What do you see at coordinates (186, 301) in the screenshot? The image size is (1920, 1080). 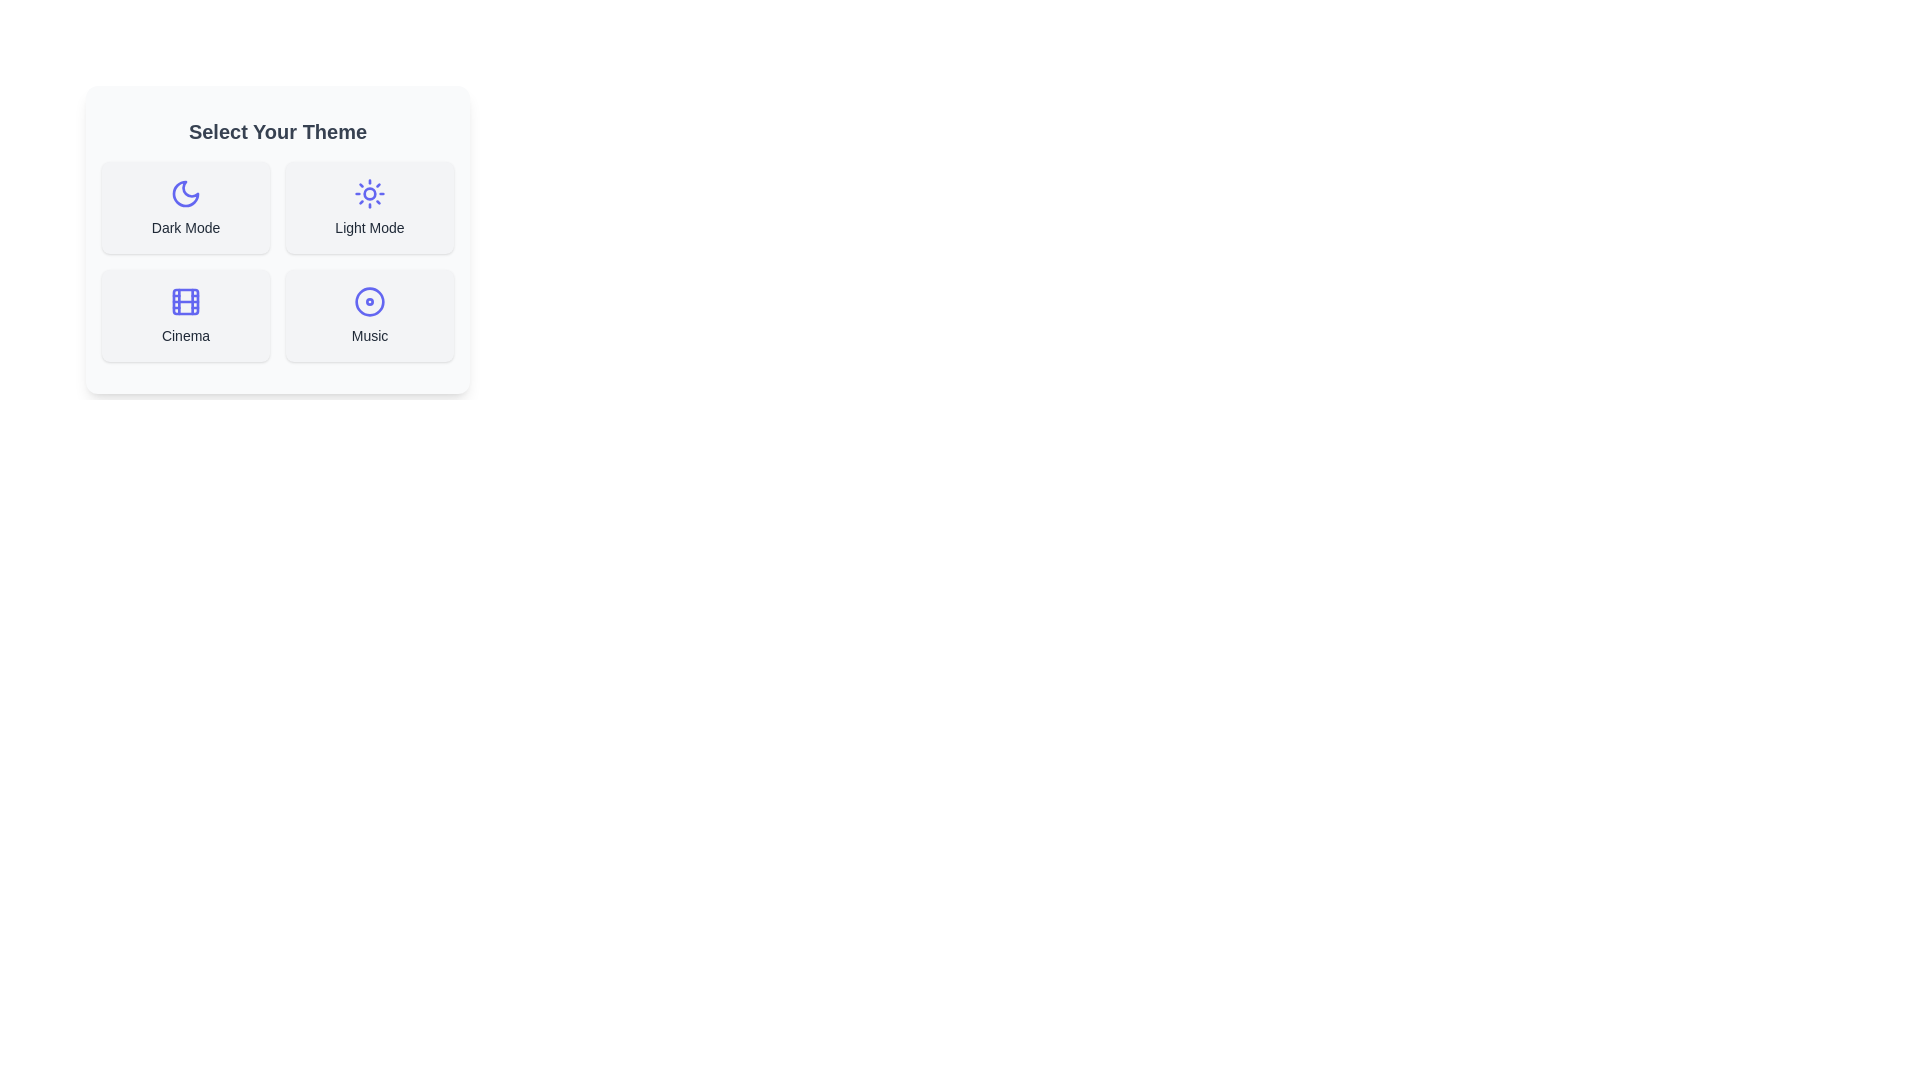 I see `the film-like icon with a blue hue, located within the 'Cinema' option below 'Dark Mode'` at bounding box center [186, 301].